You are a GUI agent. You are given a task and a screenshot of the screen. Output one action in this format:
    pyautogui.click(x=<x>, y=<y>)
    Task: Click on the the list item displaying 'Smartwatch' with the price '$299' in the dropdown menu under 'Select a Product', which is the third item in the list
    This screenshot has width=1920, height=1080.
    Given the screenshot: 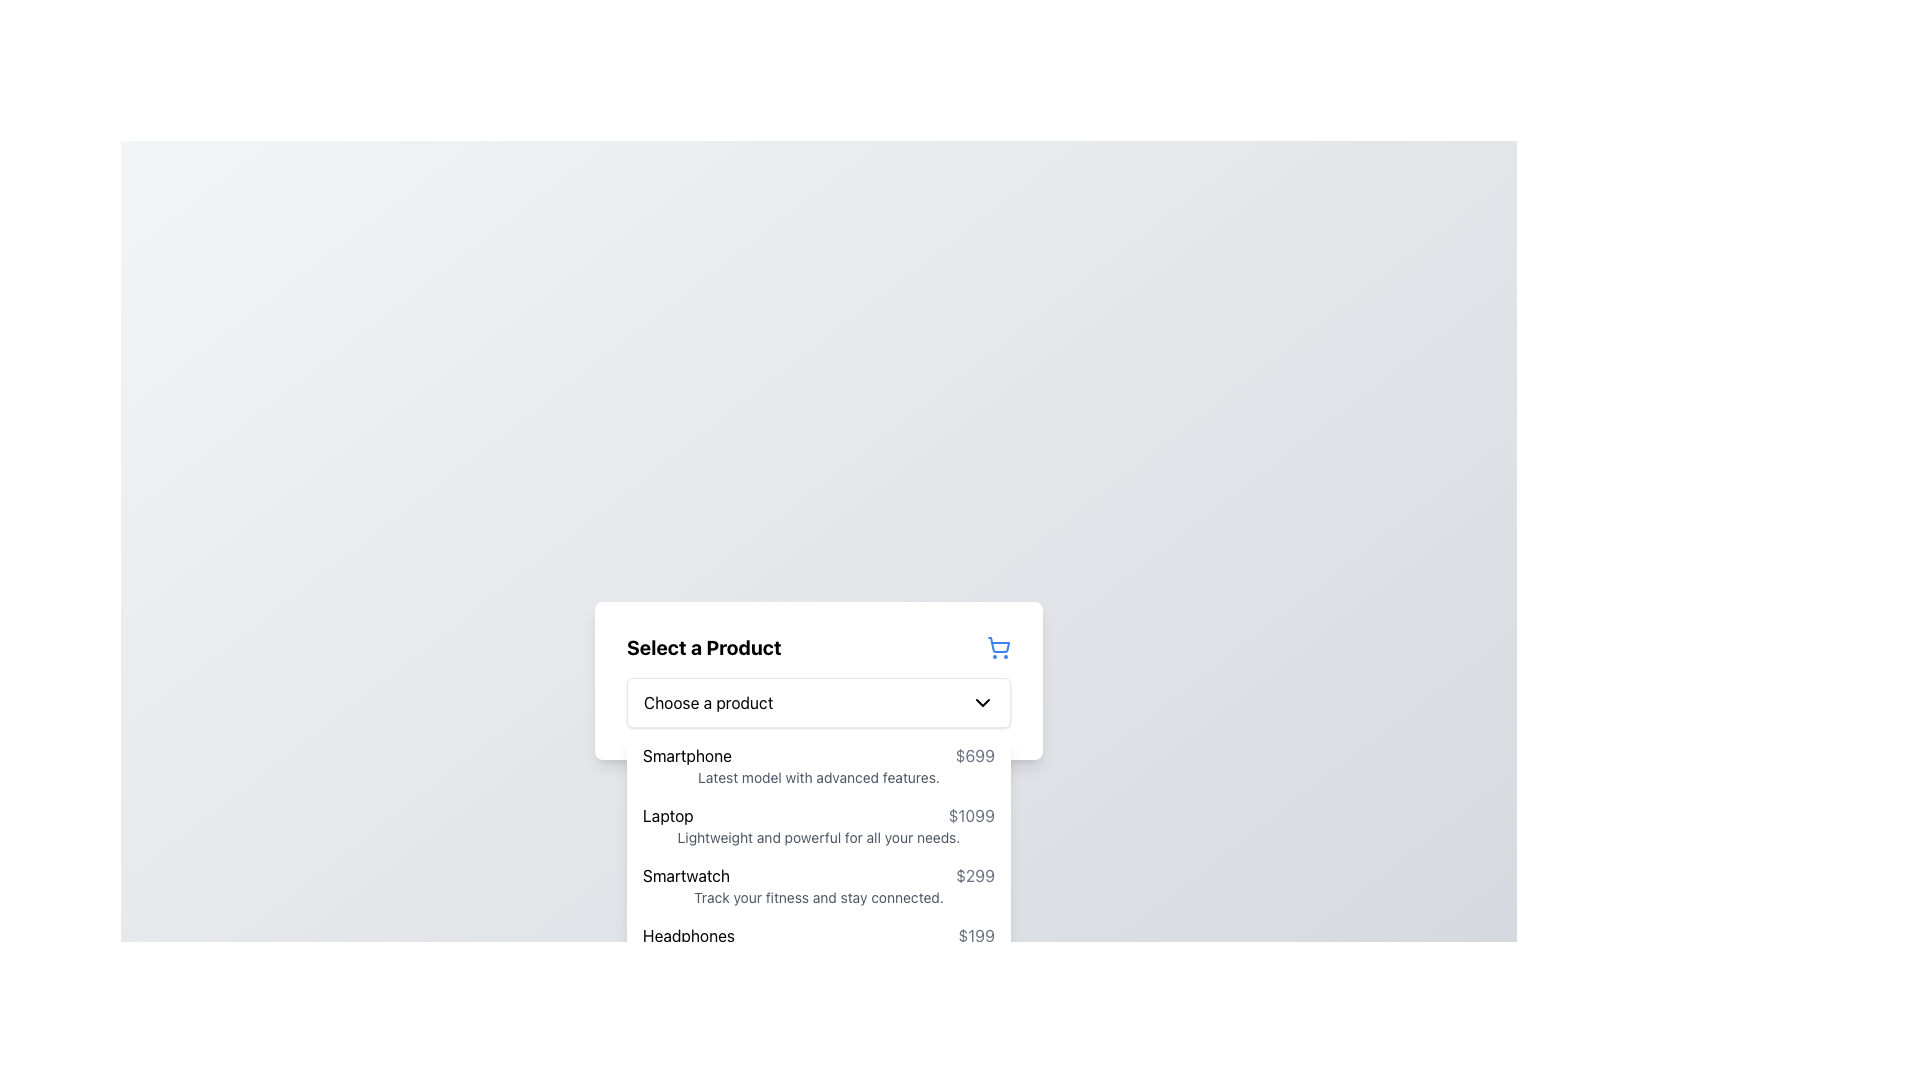 What is the action you would take?
    pyautogui.click(x=819, y=874)
    